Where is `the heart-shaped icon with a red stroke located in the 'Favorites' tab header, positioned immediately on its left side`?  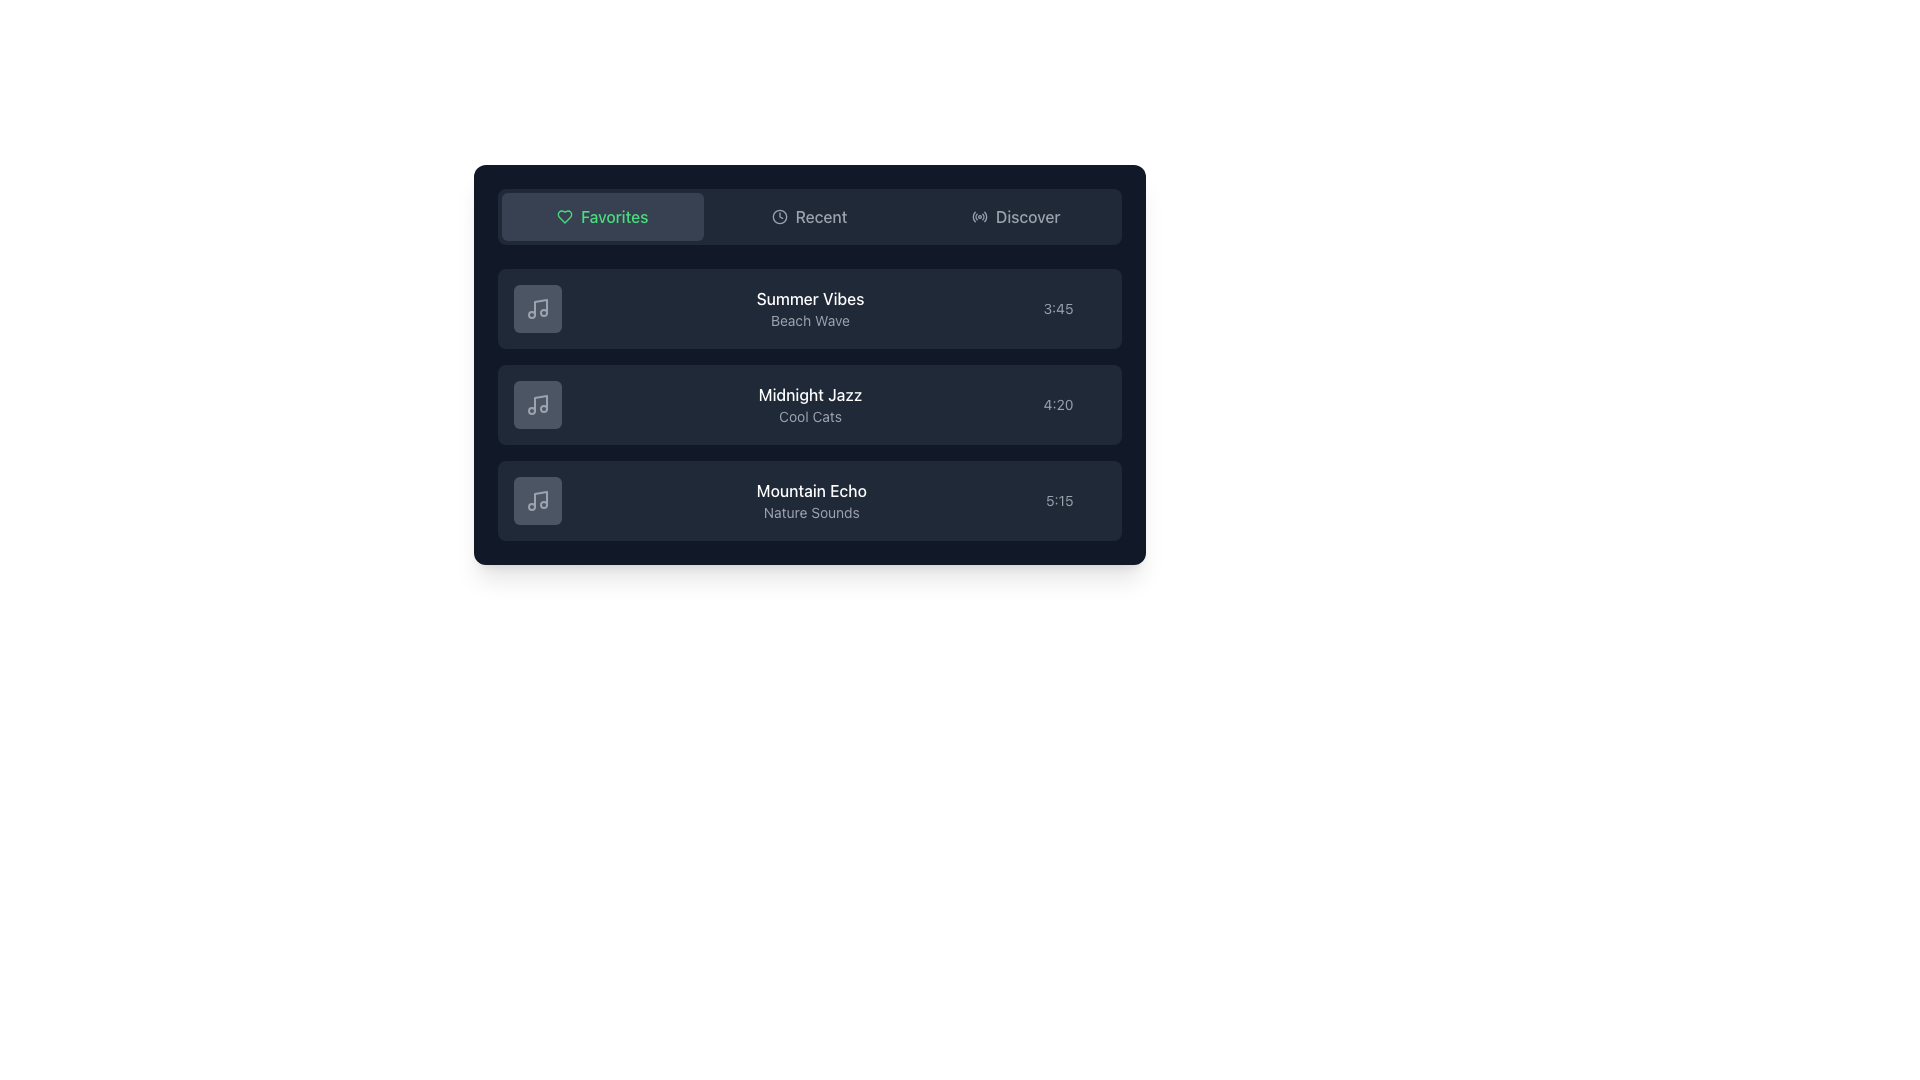 the heart-shaped icon with a red stroke located in the 'Favorites' tab header, positioned immediately on its left side is located at coordinates (564, 216).